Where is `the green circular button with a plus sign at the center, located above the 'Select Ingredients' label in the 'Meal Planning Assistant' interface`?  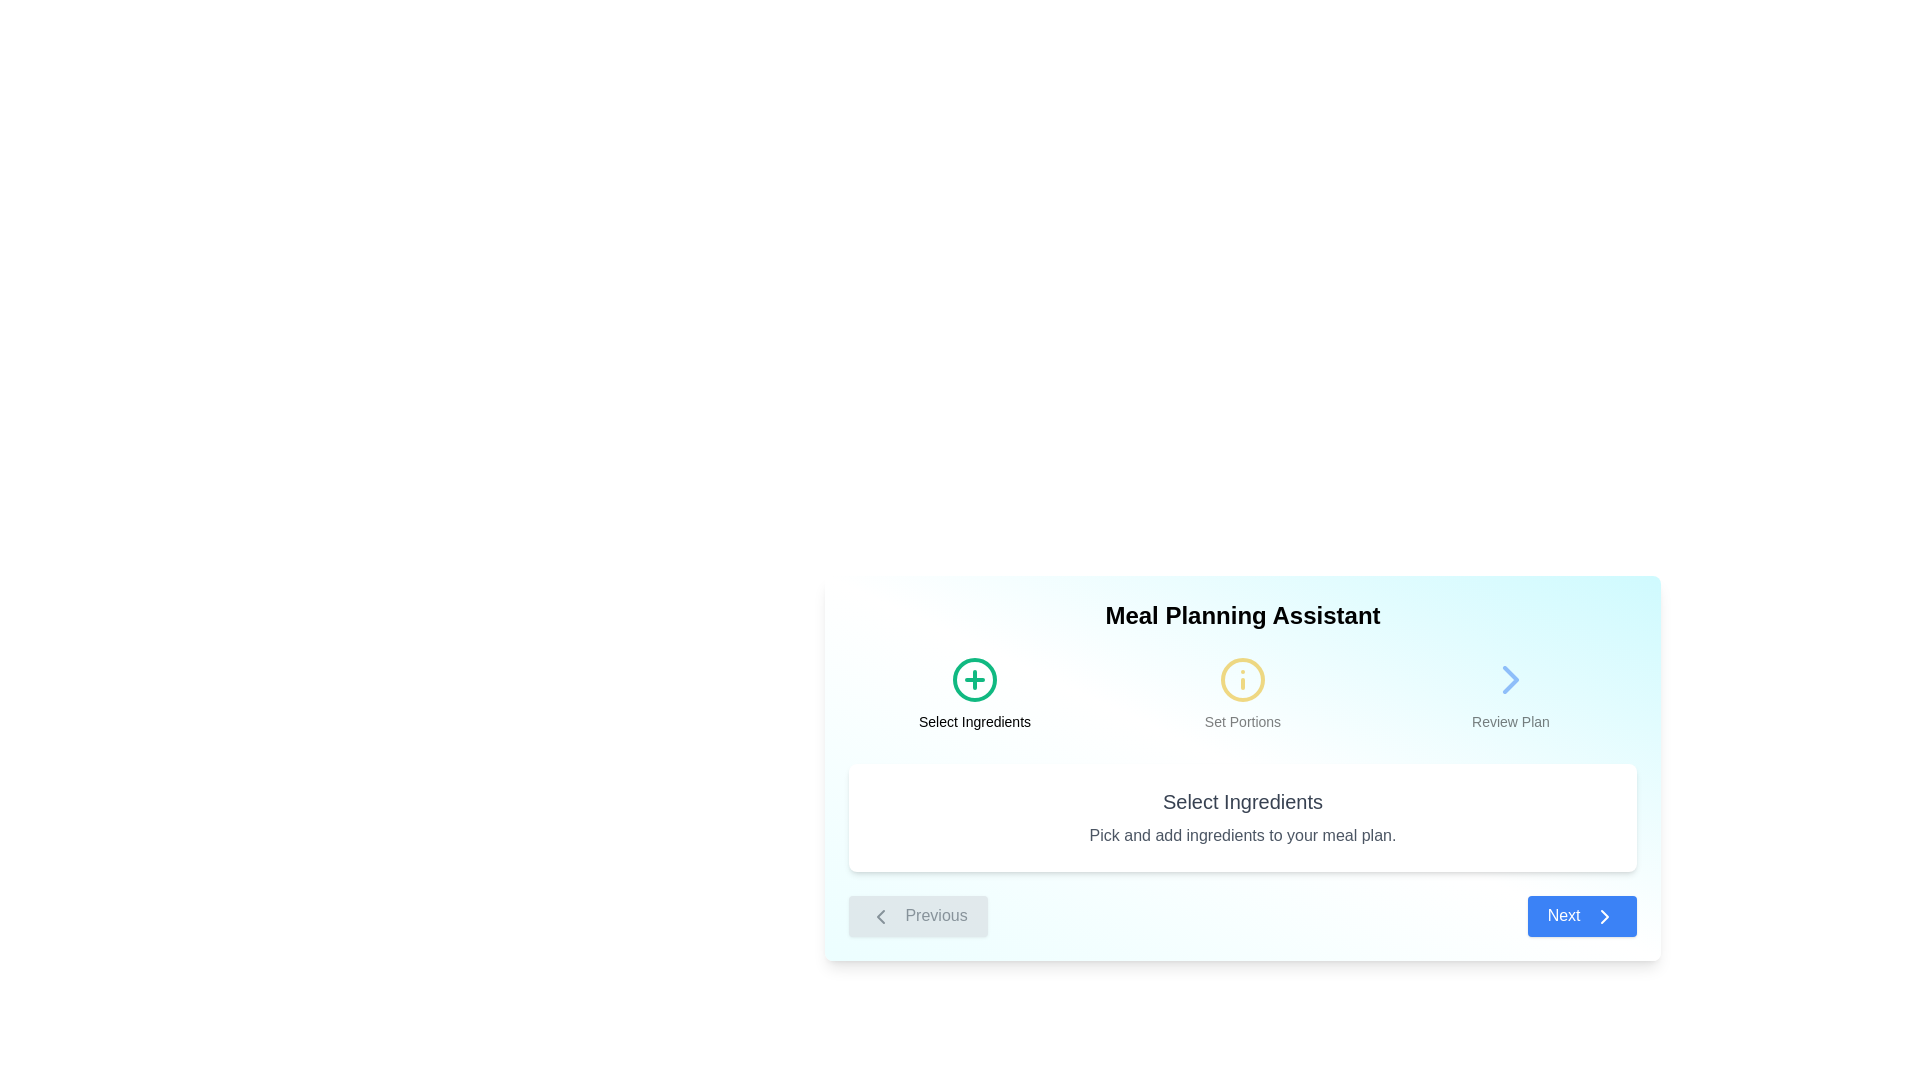 the green circular button with a plus sign at the center, located above the 'Select Ingredients' label in the 'Meal Planning Assistant' interface is located at coordinates (974, 678).